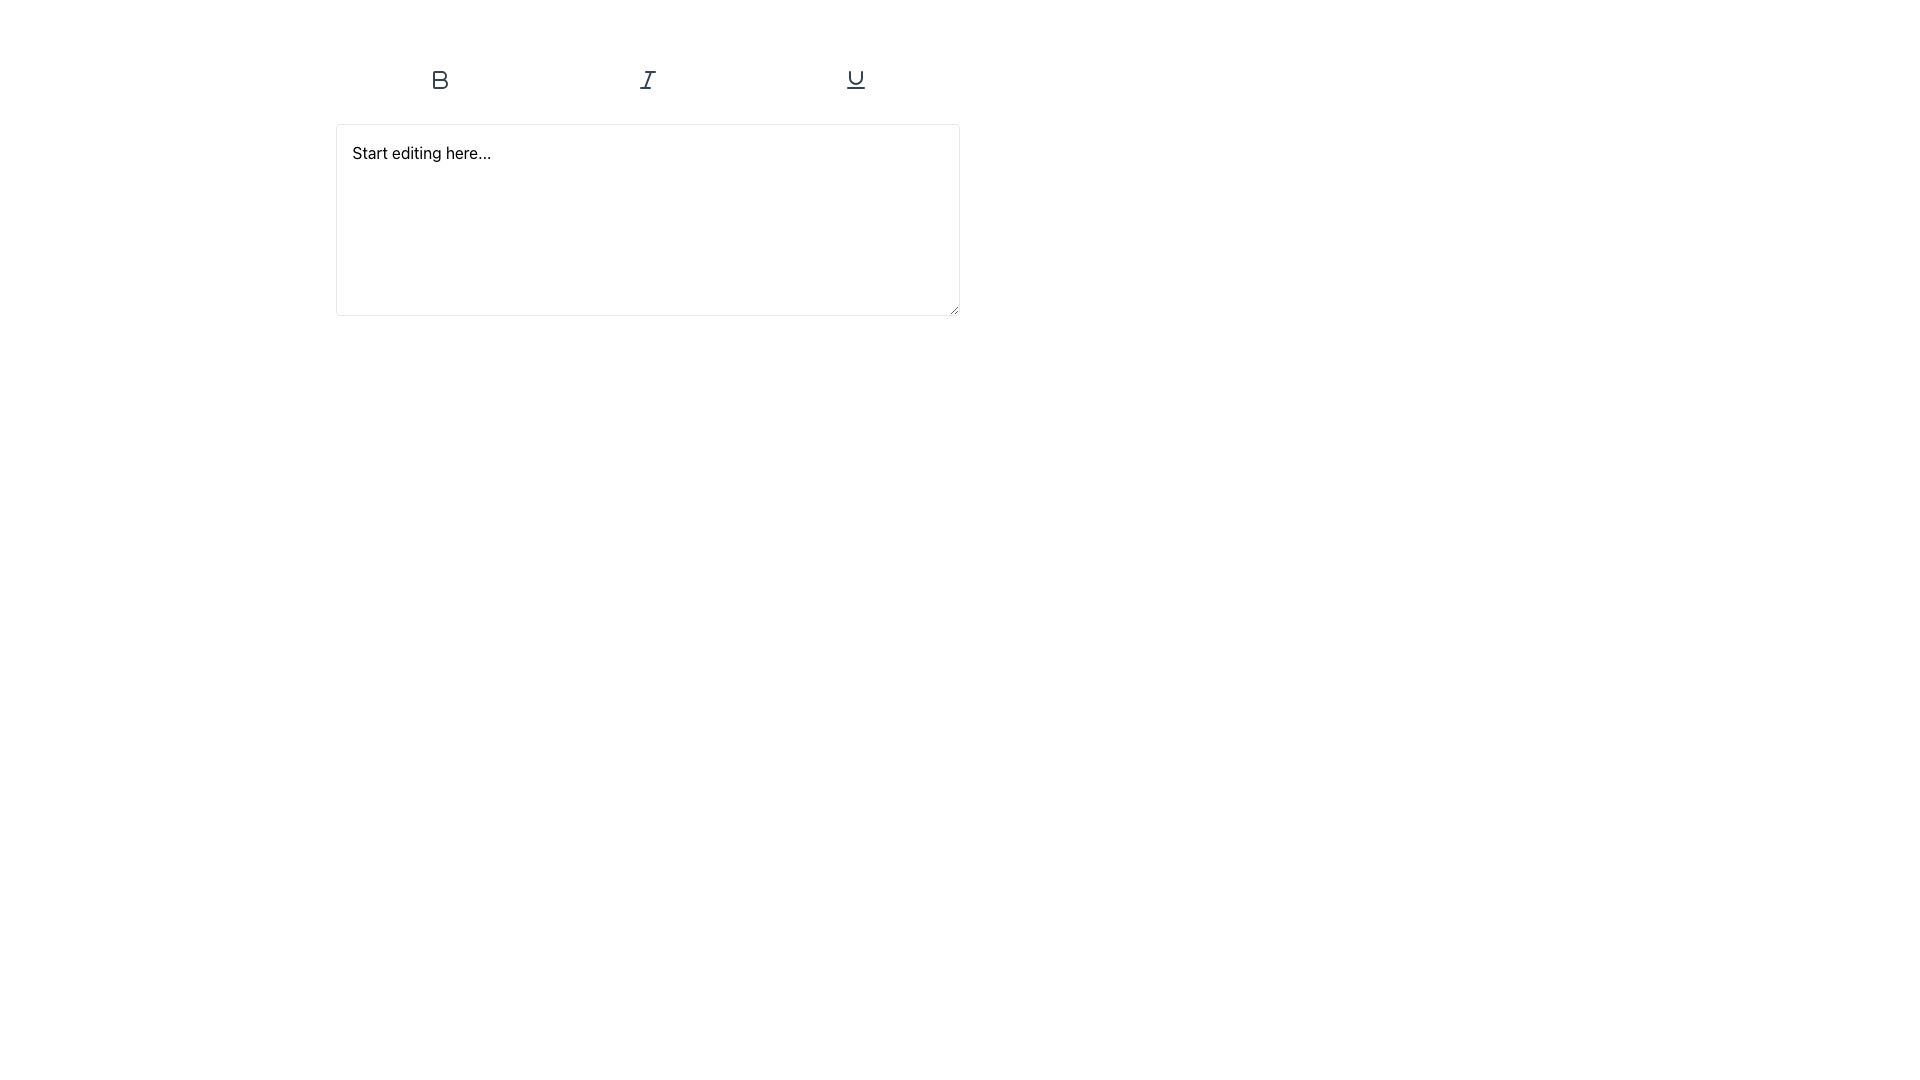 The image size is (1920, 1080). I want to click on the italic-style icon represented by a slanted 'I' in the text formatting toolbar to apply italic formatting, so click(647, 79).